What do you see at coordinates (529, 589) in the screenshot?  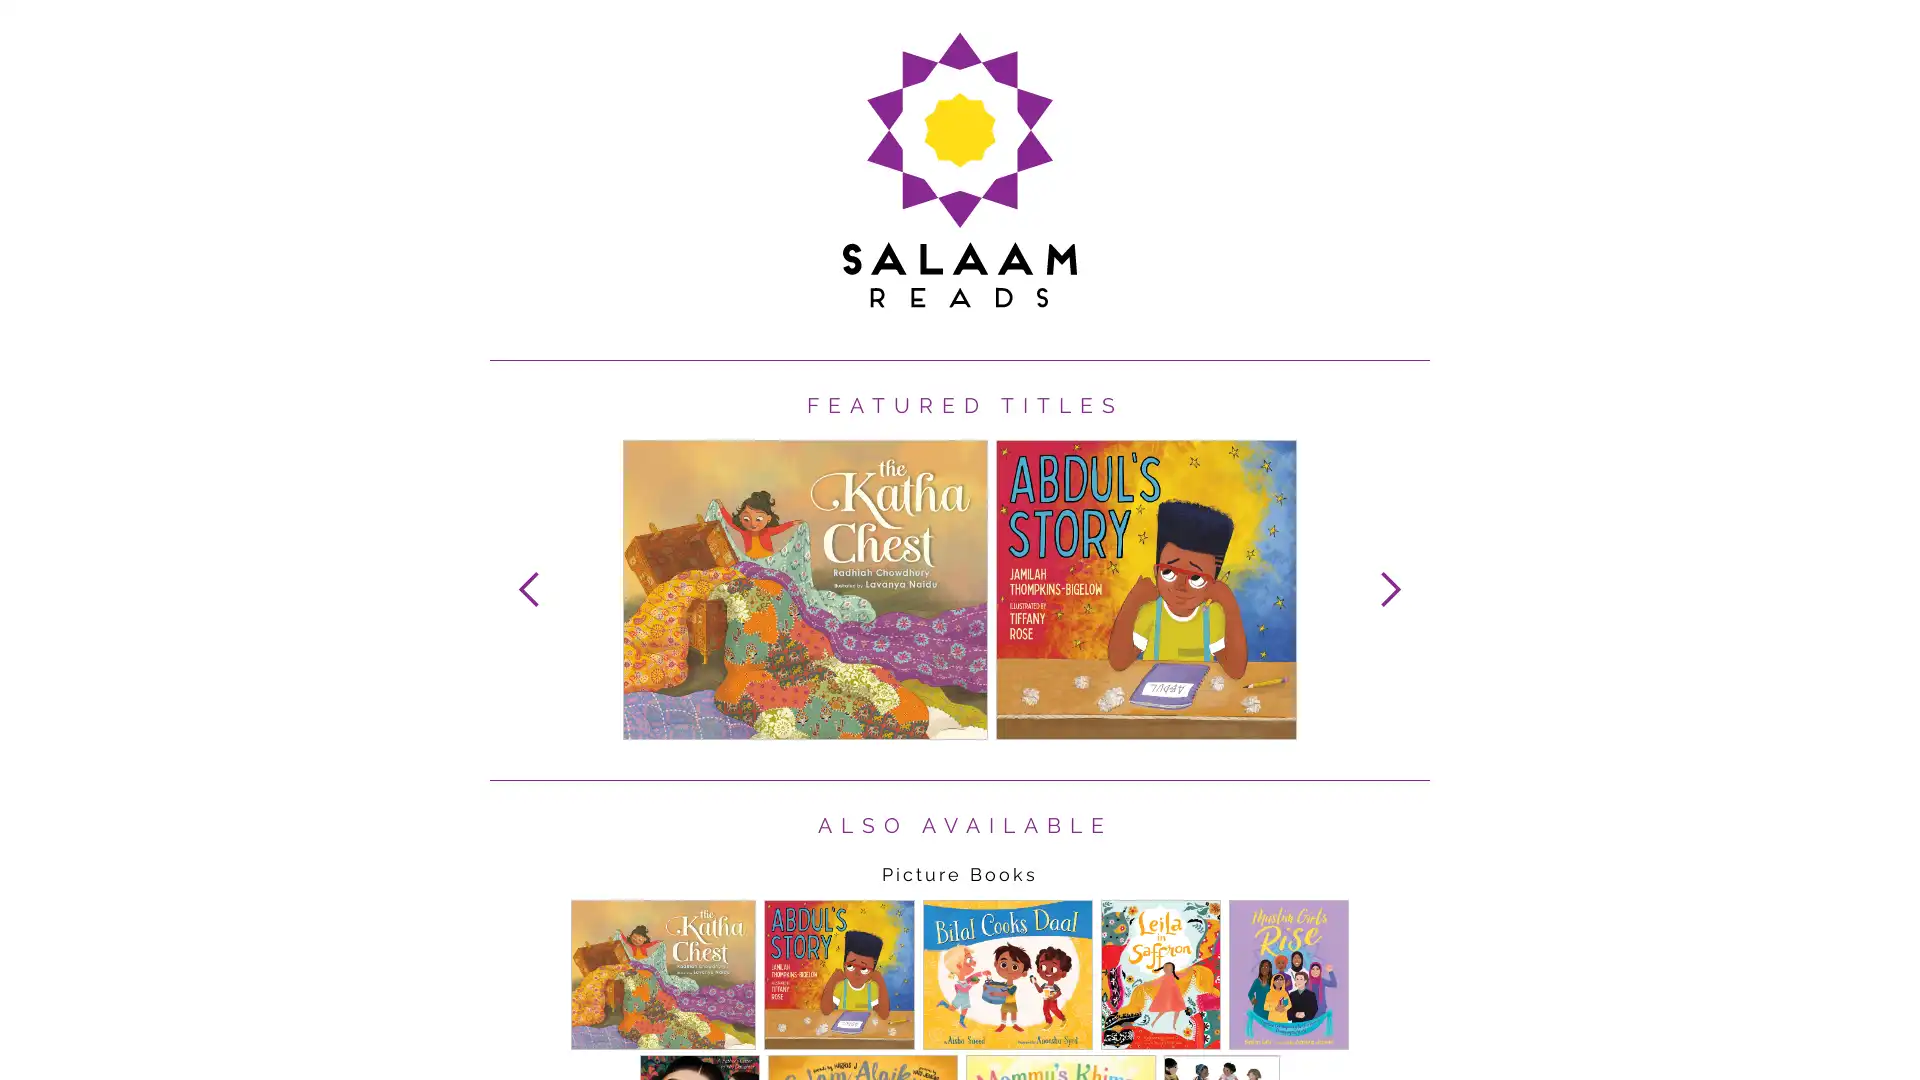 I see `previous slide` at bounding box center [529, 589].